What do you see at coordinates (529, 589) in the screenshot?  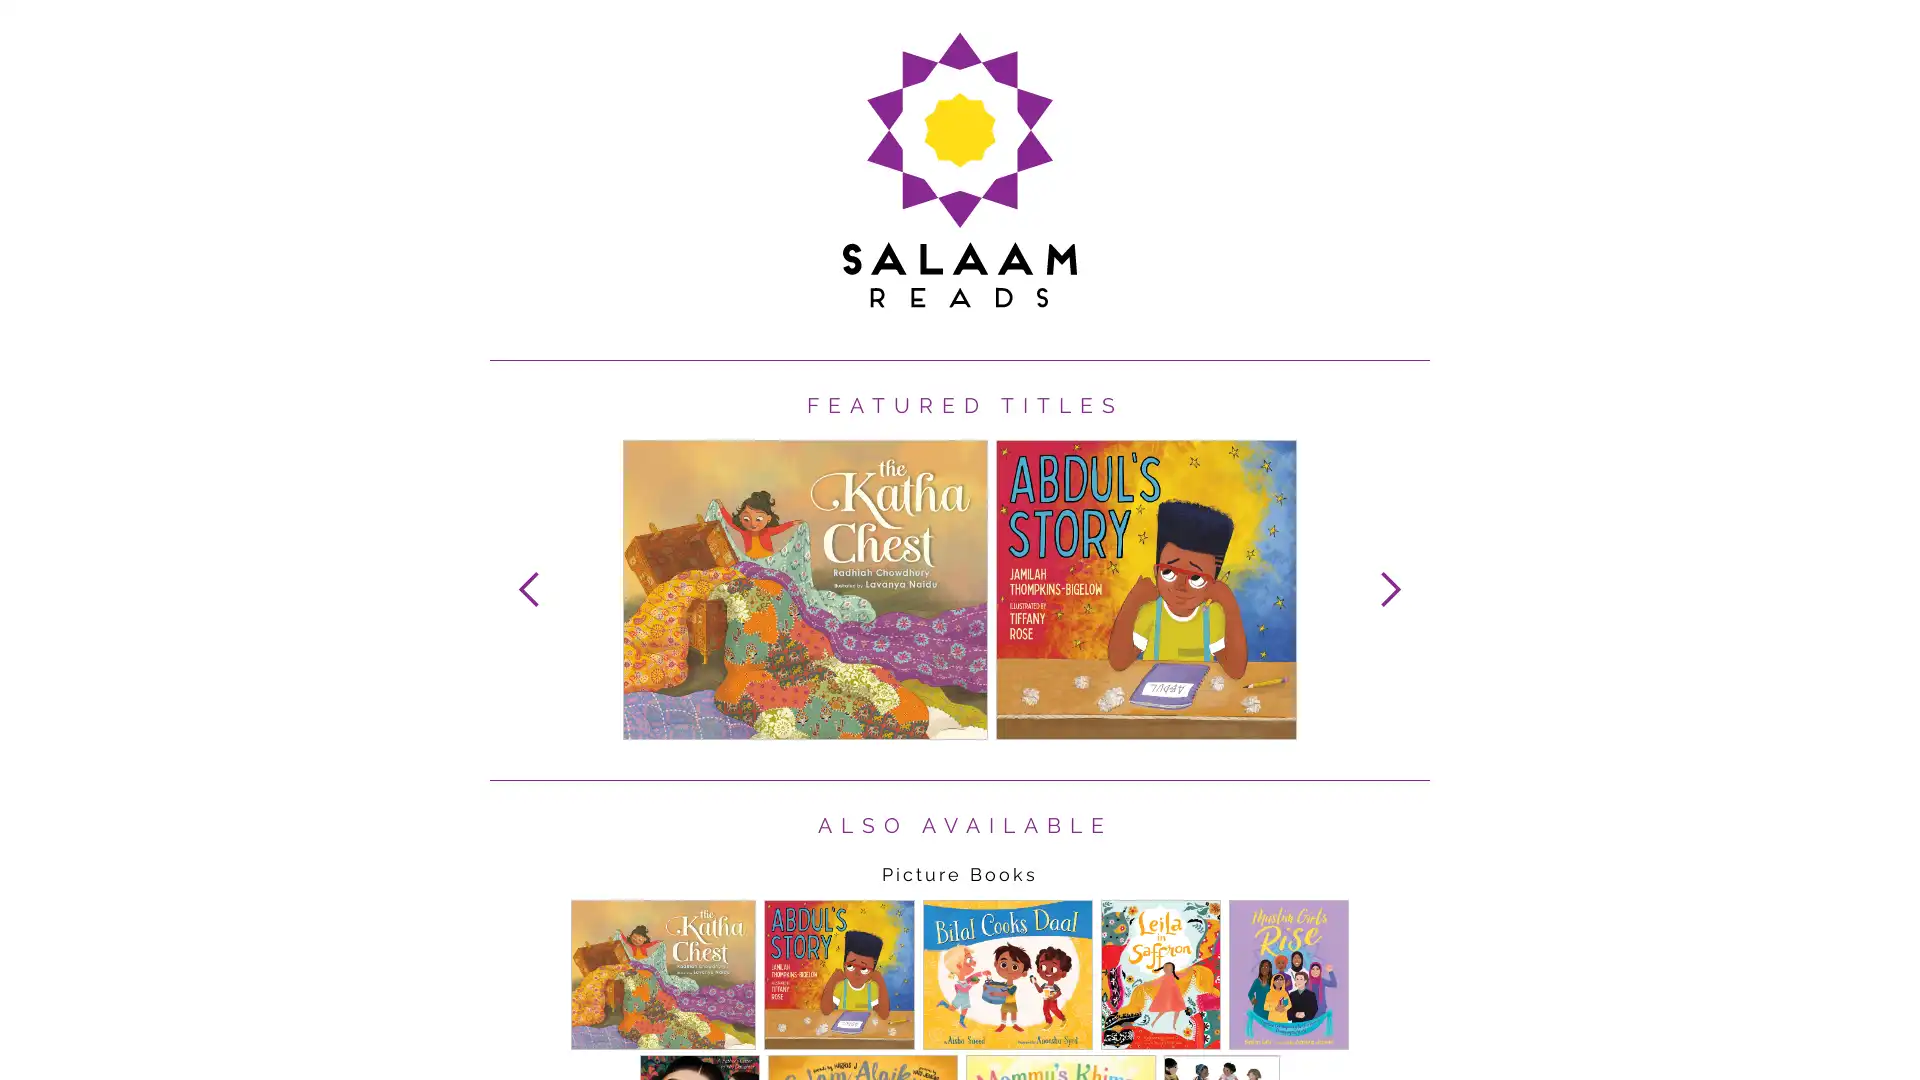 I see `previous slide` at bounding box center [529, 589].